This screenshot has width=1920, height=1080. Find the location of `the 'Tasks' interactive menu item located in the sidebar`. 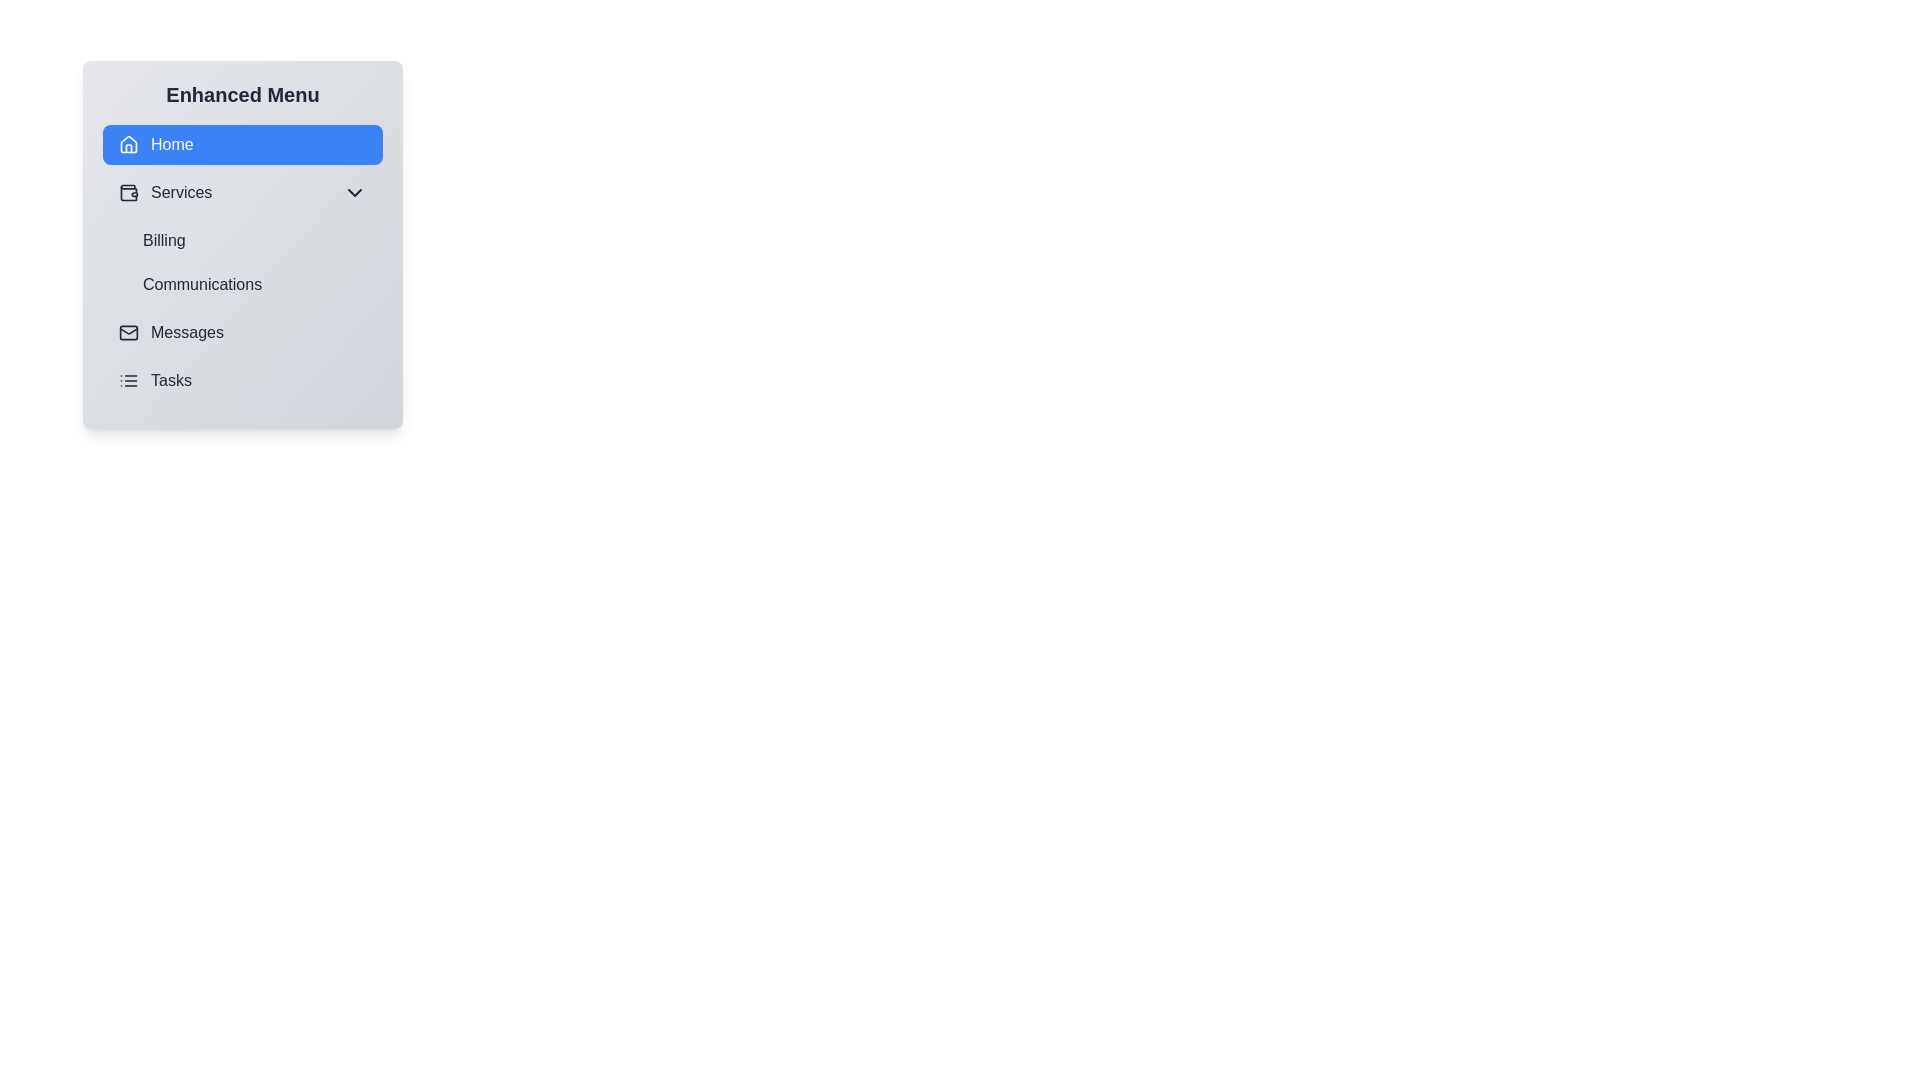

the 'Tasks' interactive menu item located in the sidebar is located at coordinates (242, 381).